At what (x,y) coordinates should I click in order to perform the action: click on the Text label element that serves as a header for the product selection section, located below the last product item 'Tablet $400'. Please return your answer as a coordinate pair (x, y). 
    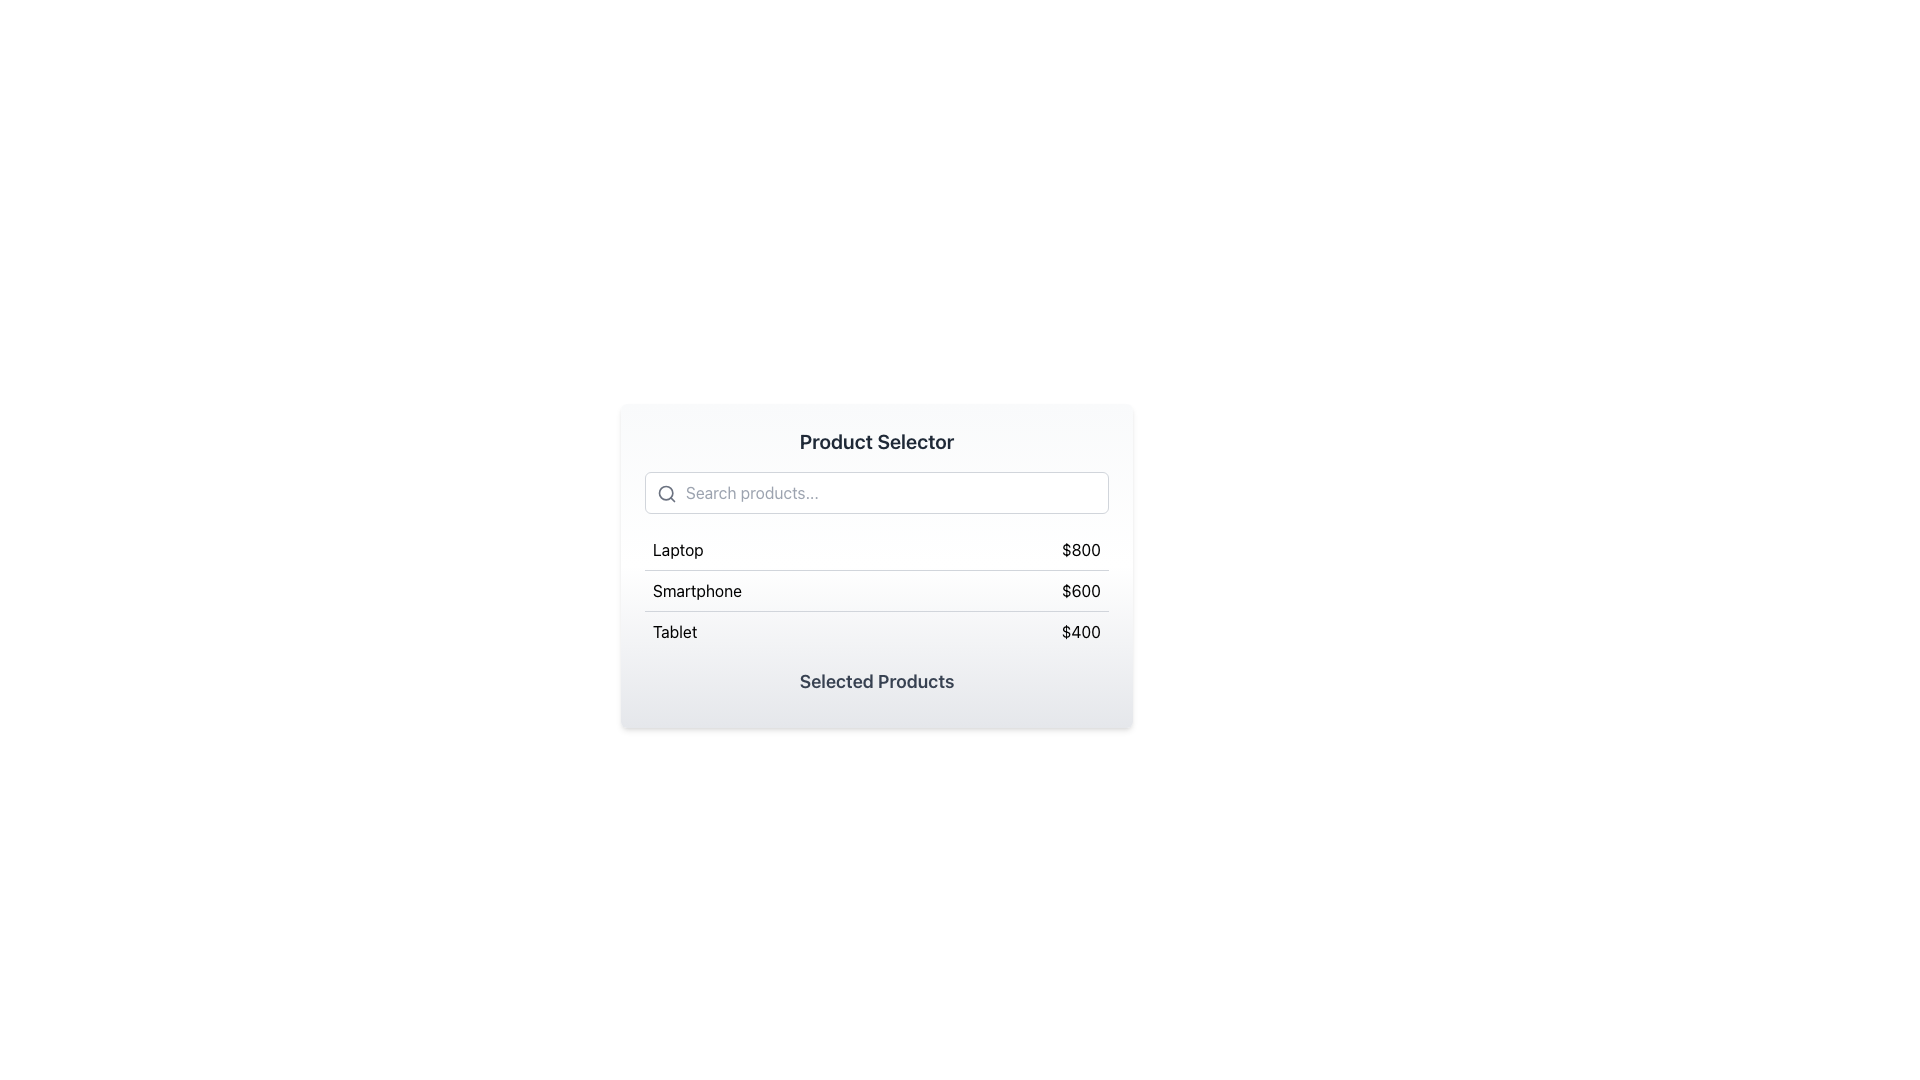
    Looking at the image, I should click on (877, 681).